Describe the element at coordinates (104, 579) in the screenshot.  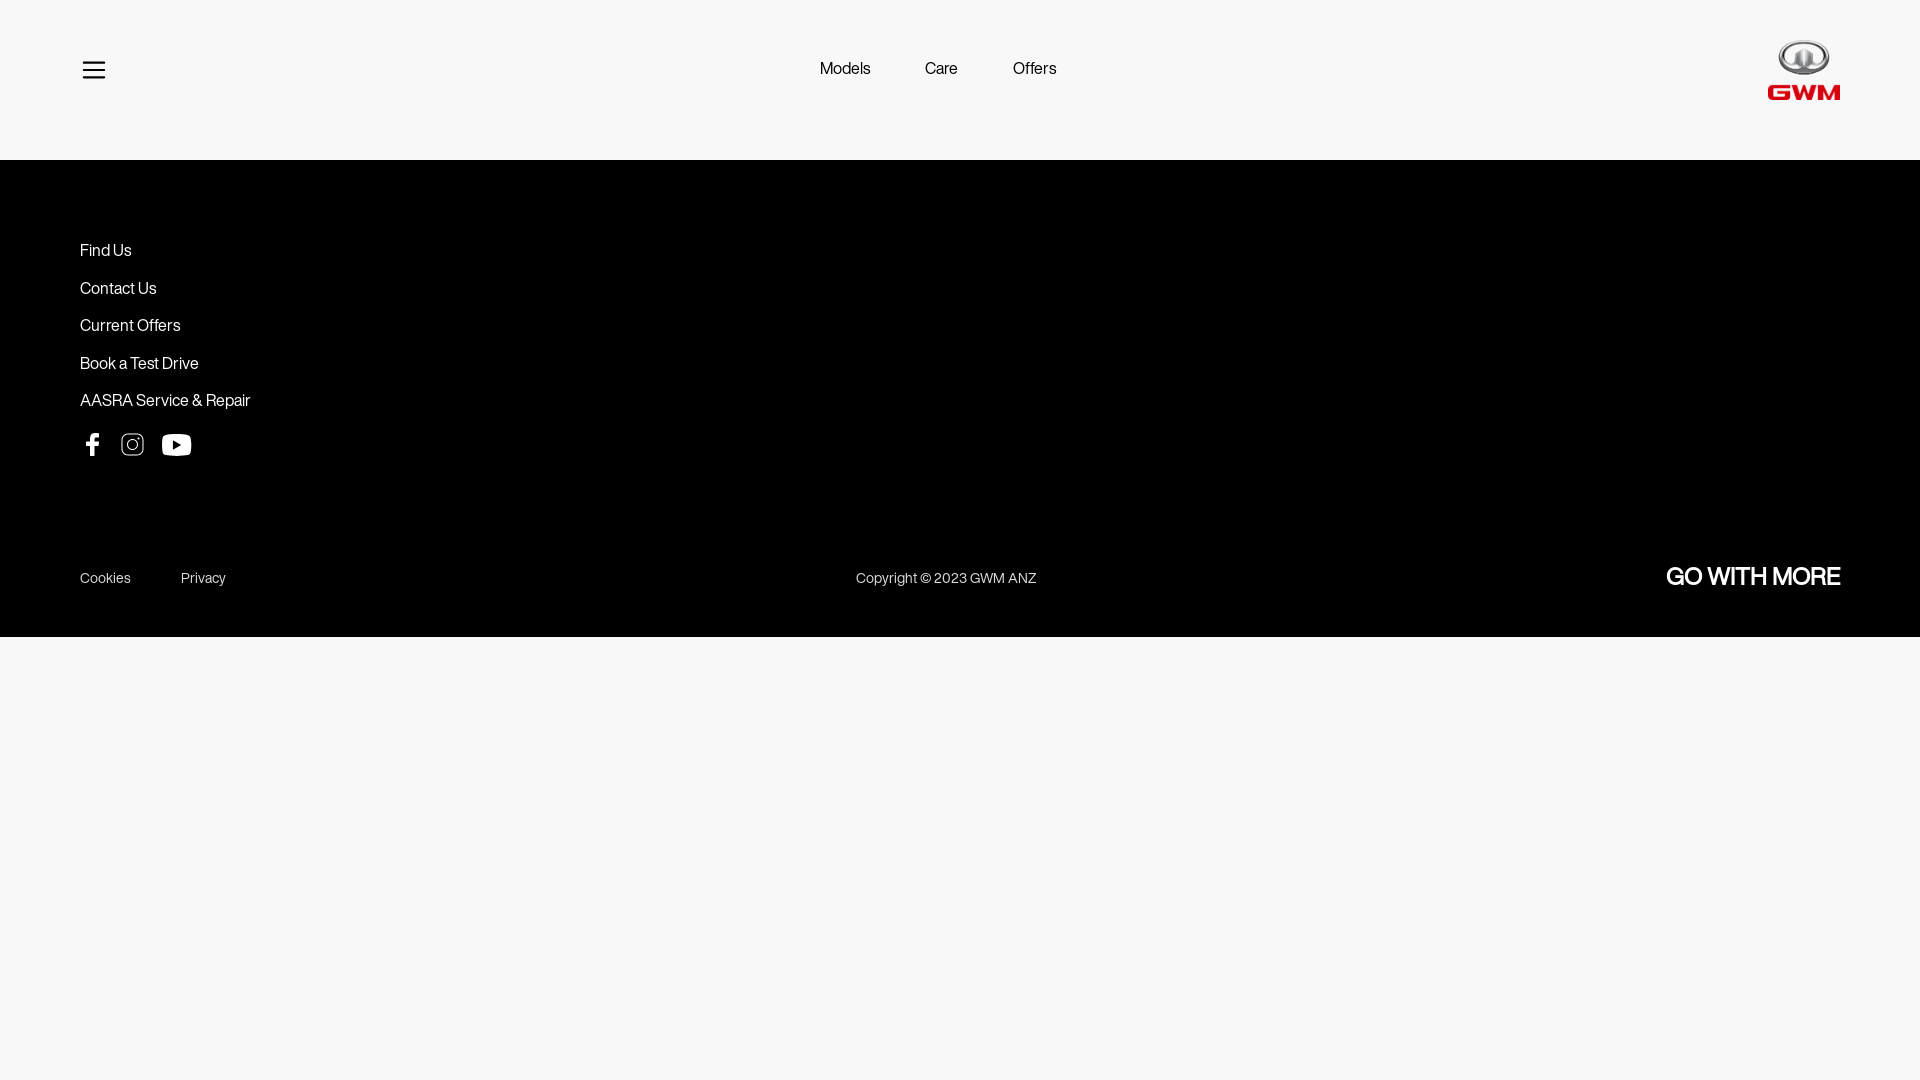
I see `'Cookies'` at that location.